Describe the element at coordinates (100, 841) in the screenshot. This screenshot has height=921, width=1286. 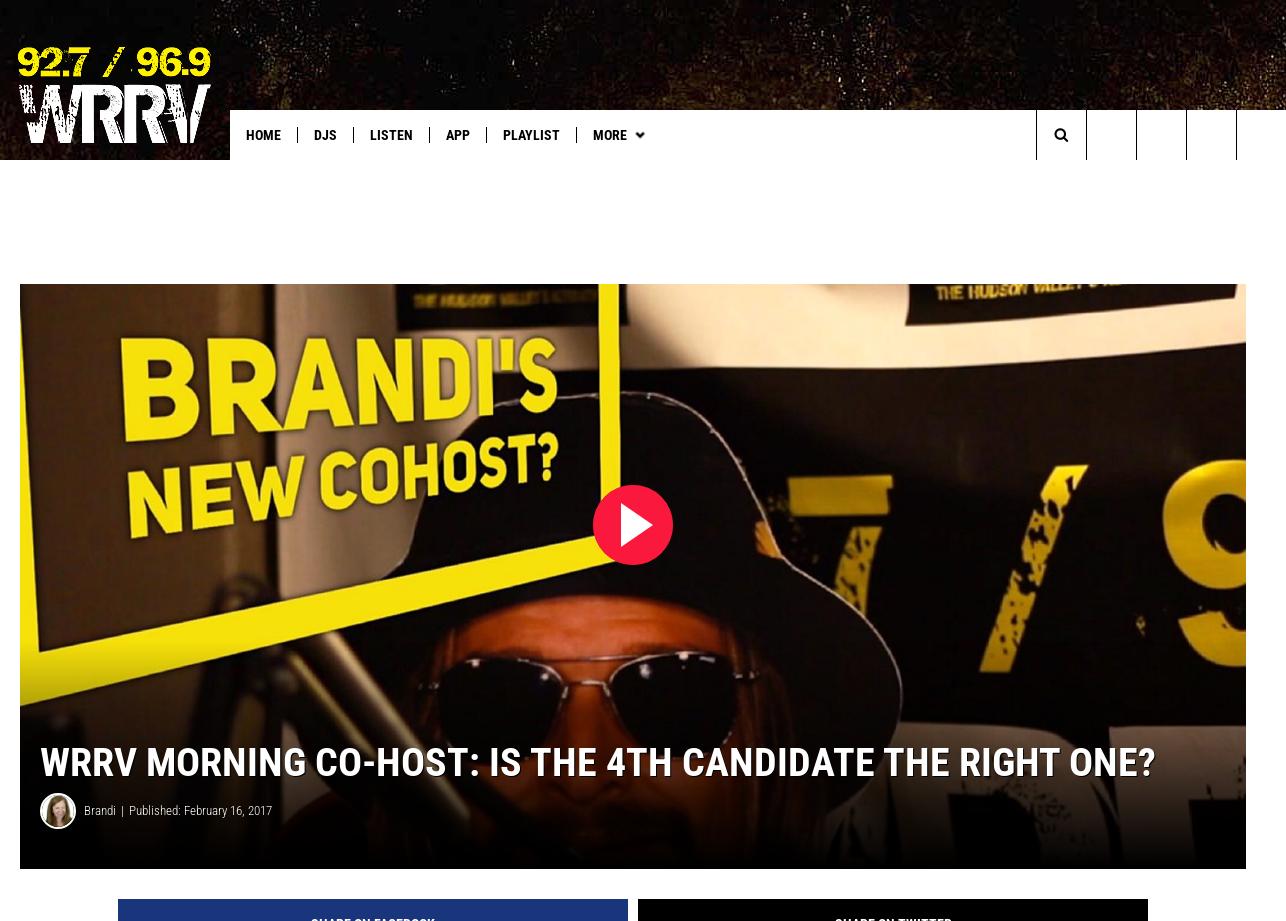
I see `'Brandi'` at that location.